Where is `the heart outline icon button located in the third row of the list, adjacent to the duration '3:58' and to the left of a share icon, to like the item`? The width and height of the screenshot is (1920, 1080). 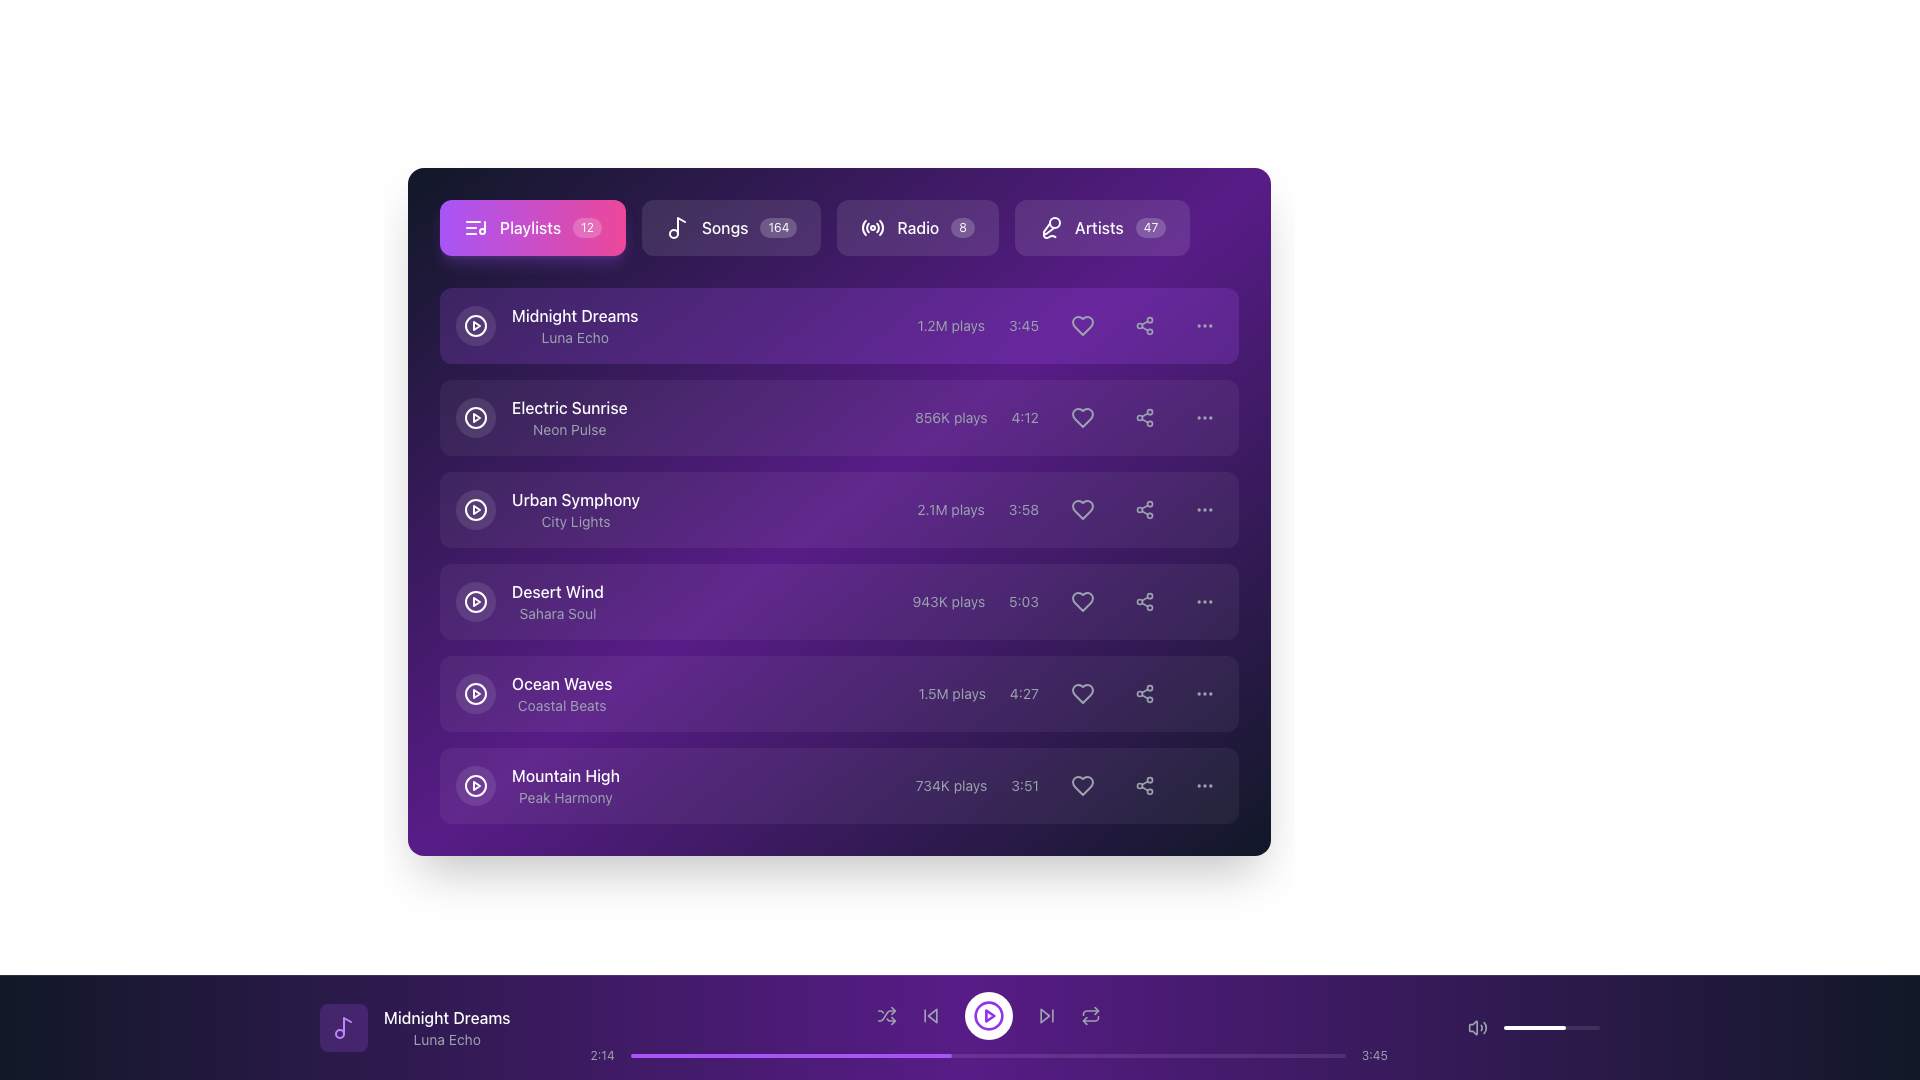
the heart outline icon button located in the third row of the list, adjacent to the duration '3:58' and to the left of a share icon, to like the item is located at coordinates (1082, 508).